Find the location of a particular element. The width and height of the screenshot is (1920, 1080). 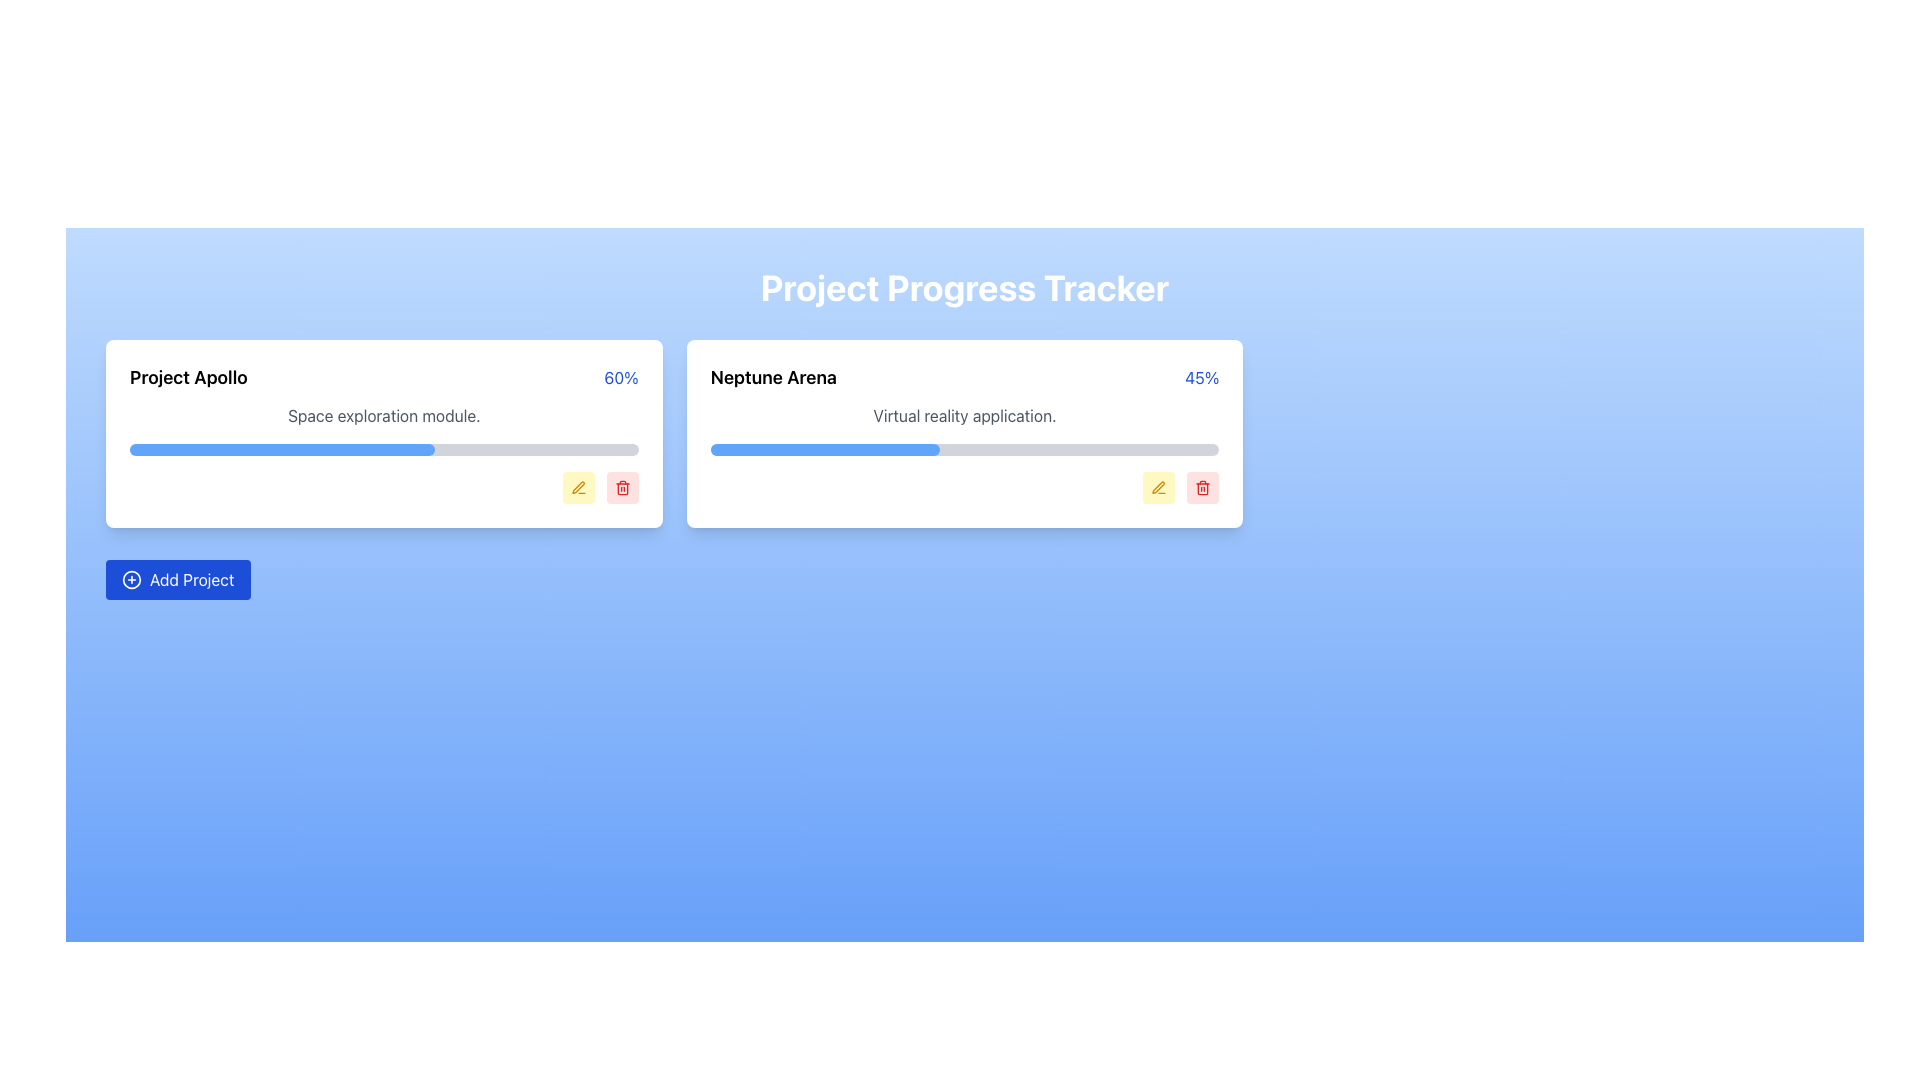

the header text displaying 'Project Progress Tracker', which is prominently bolded in white against a gradient blue background, located at the top section of the interface is located at coordinates (964, 288).